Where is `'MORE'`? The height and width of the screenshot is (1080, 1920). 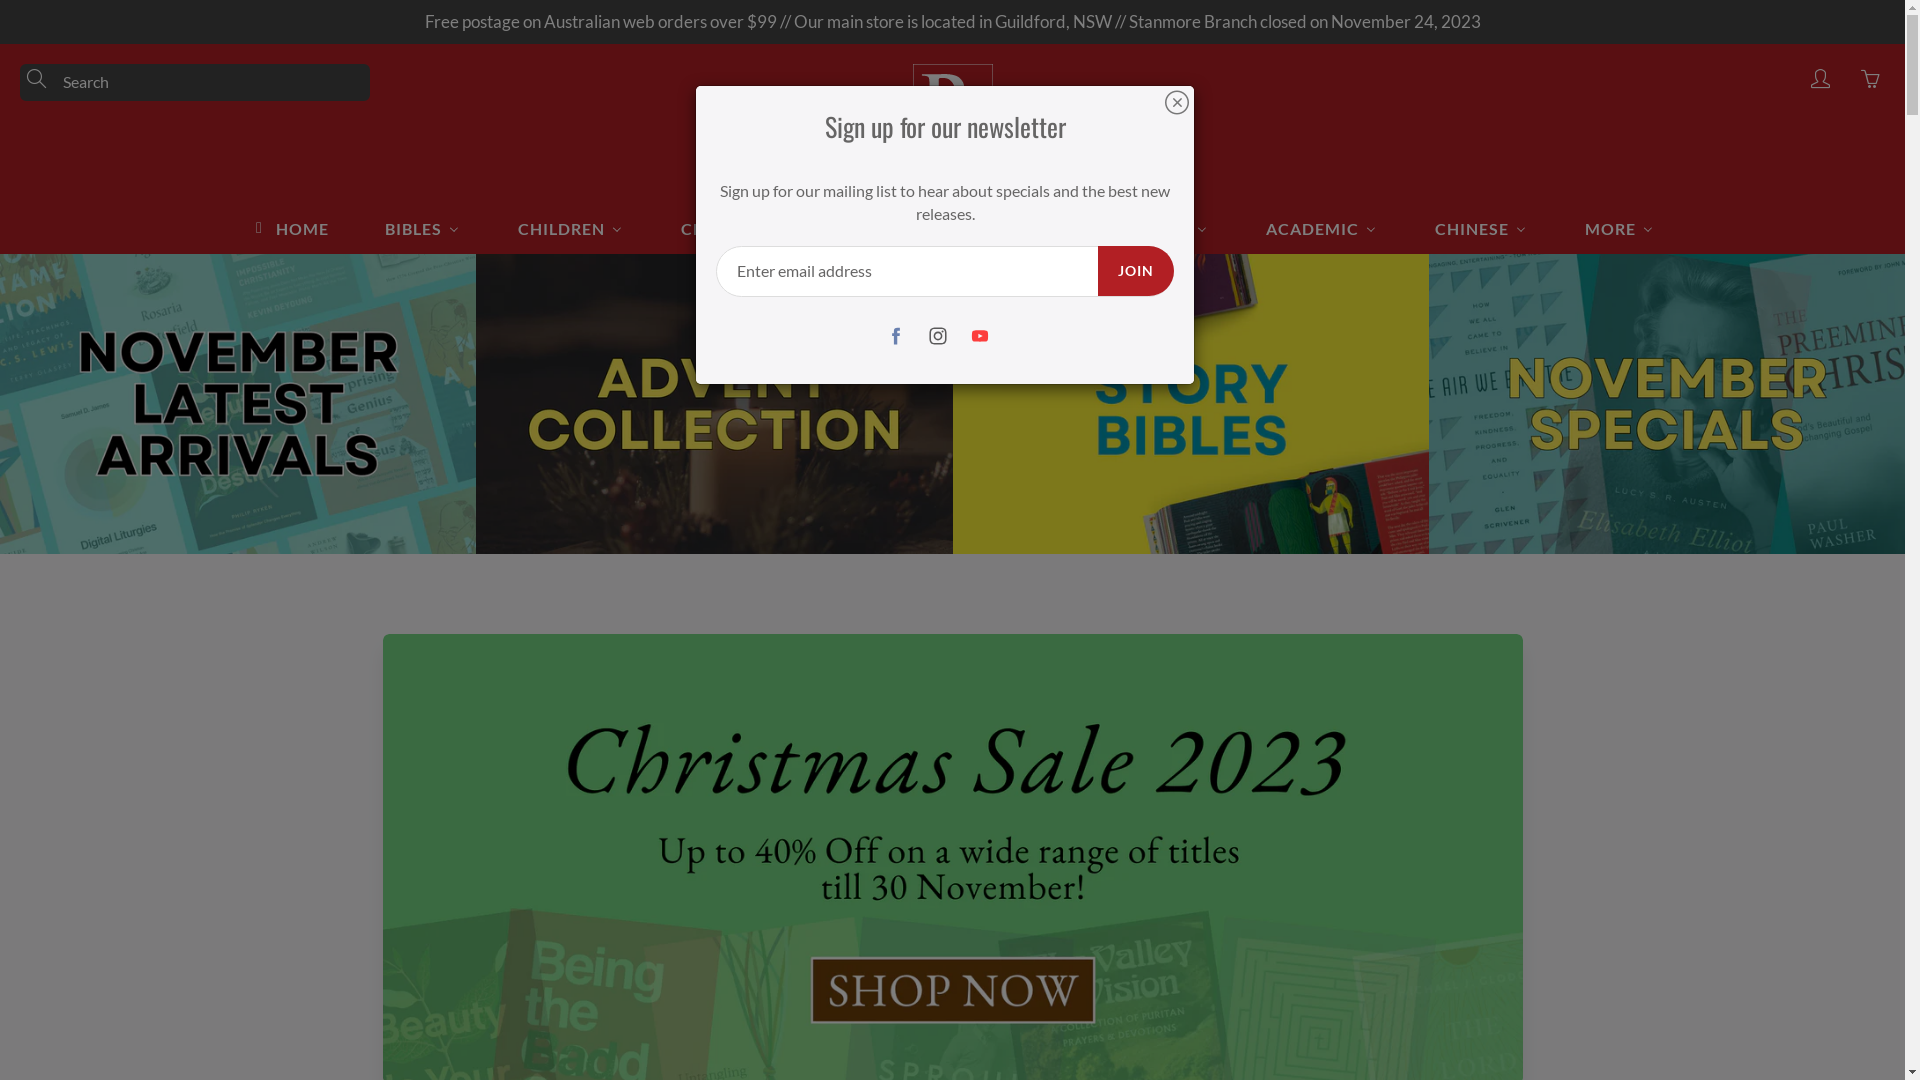
'MORE' is located at coordinates (1619, 226).